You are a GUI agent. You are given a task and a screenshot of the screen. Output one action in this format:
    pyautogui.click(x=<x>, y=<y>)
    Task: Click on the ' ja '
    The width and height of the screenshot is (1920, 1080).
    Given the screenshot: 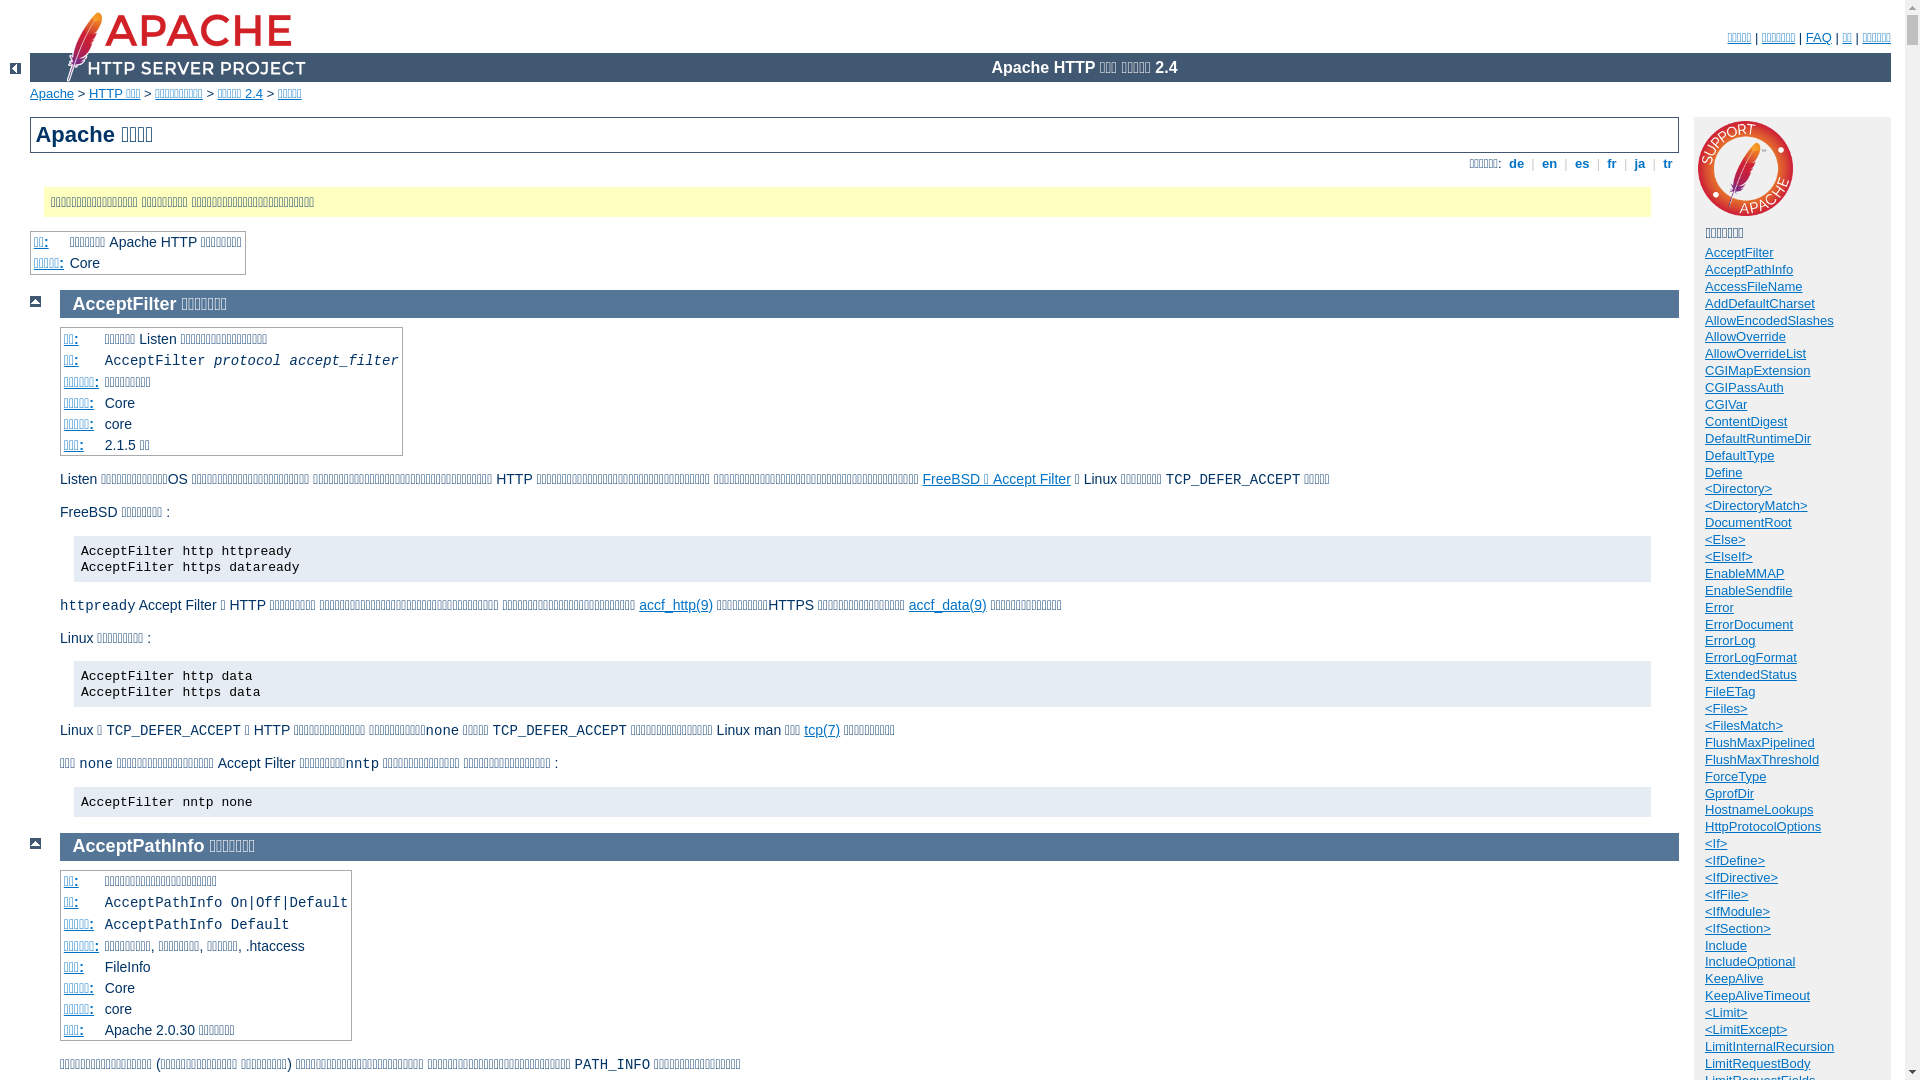 What is the action you would take?
    pyautogui.click(x=1640, y=162)
    